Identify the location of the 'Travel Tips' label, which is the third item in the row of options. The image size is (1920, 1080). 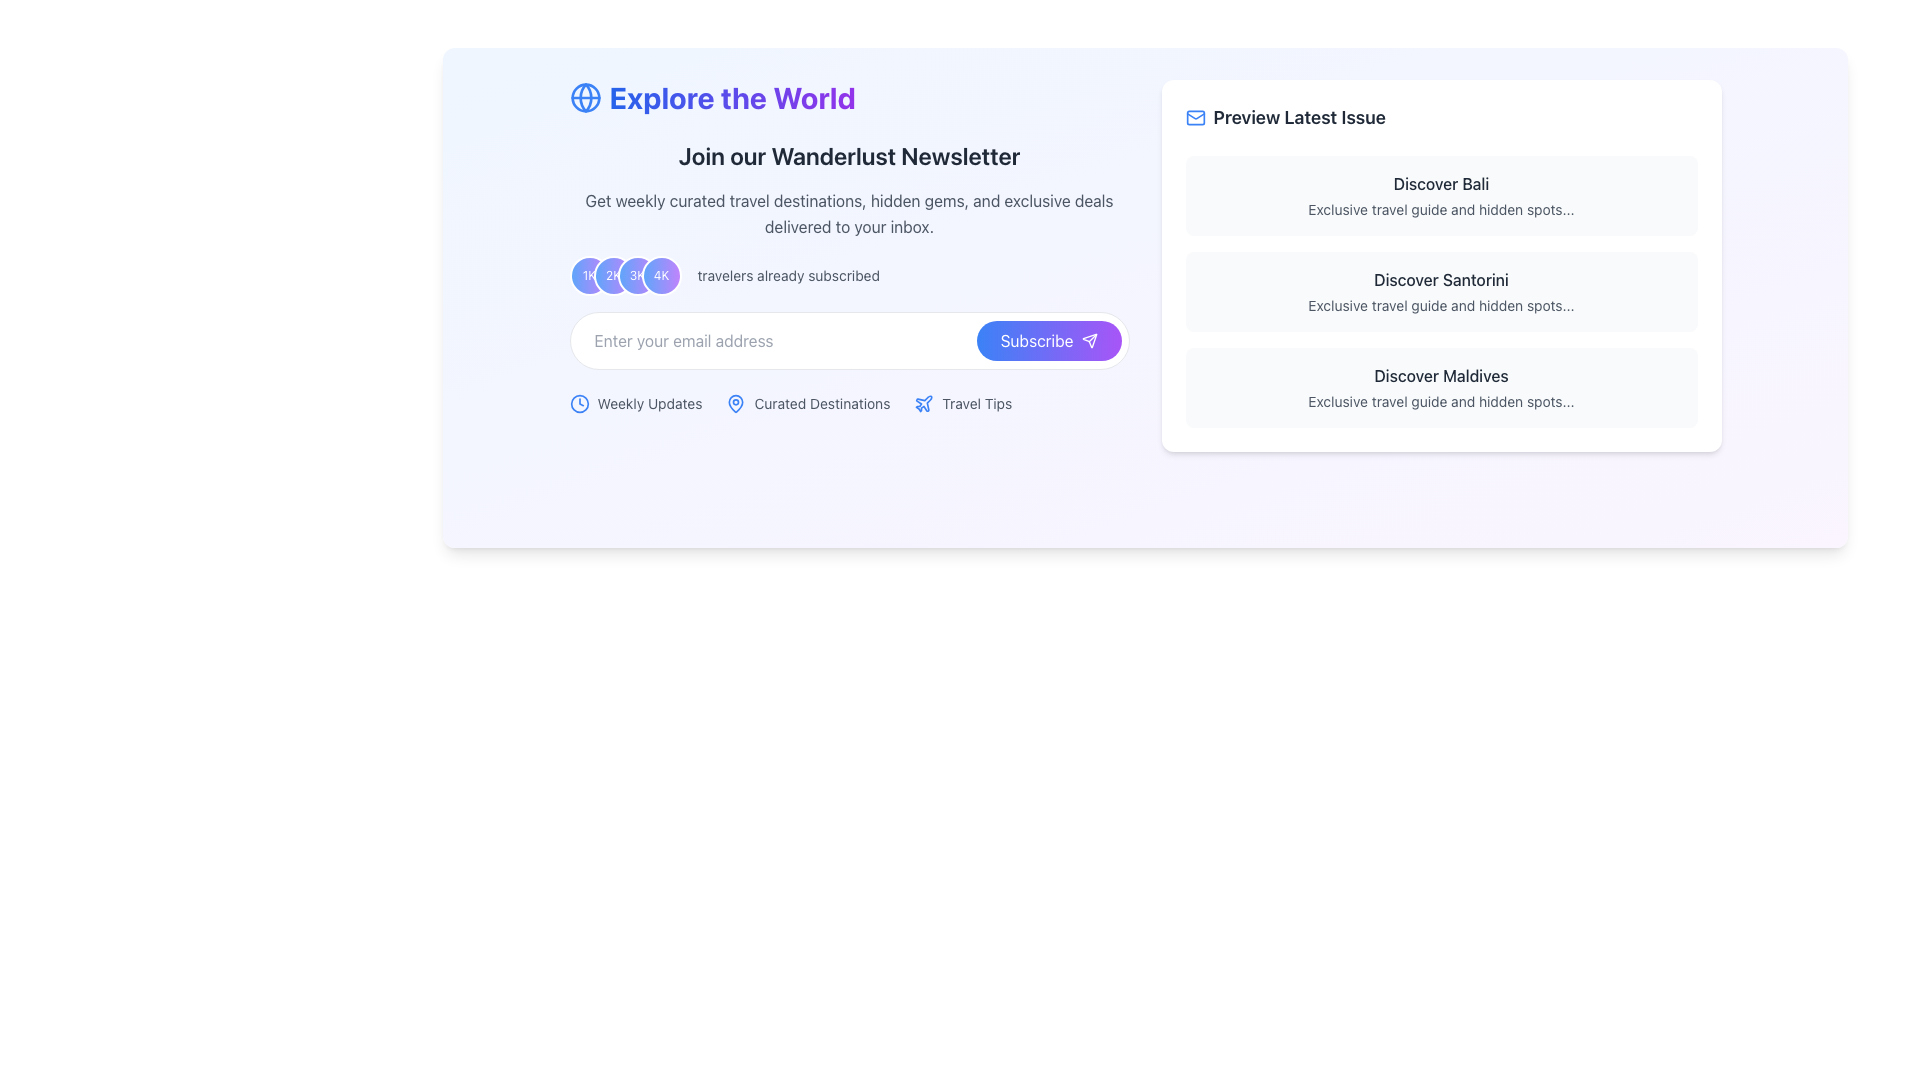
(963, 404).